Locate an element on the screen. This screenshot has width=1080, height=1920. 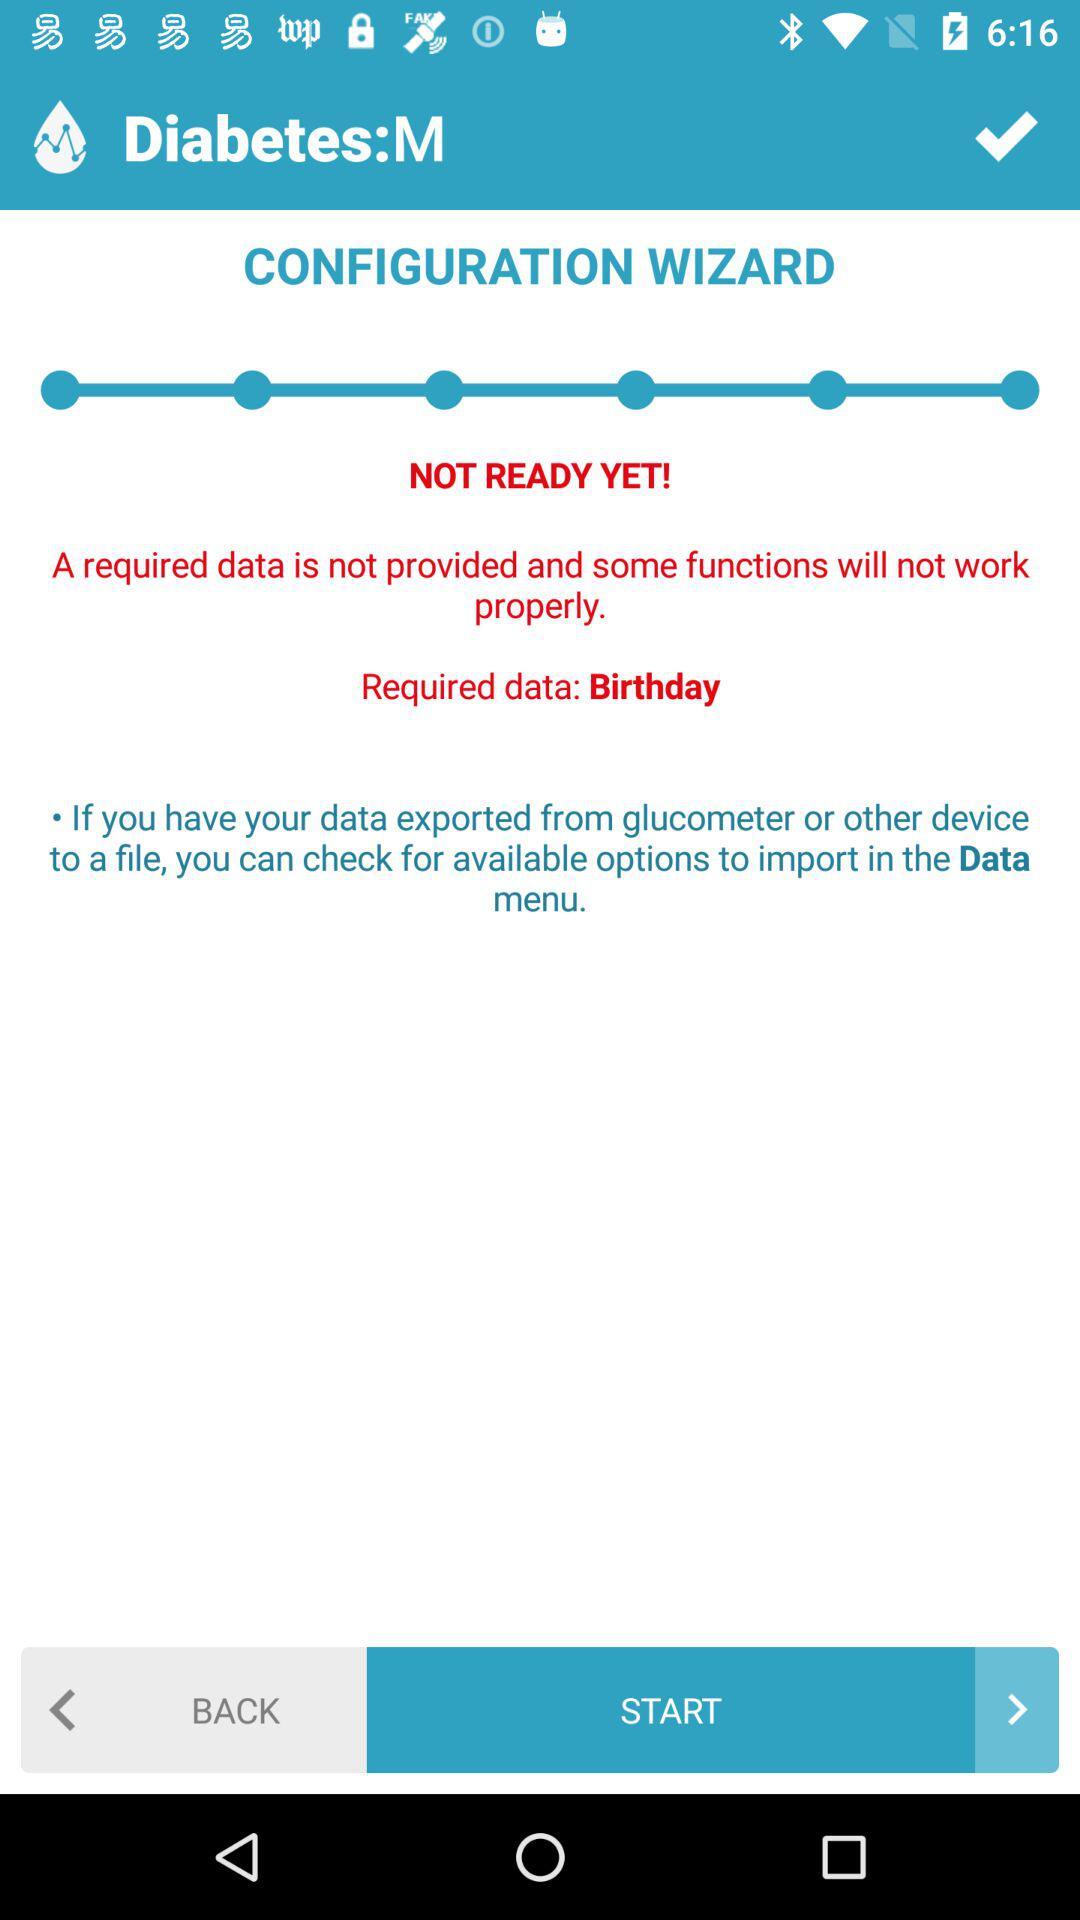
the icon next to the start icon is located at coordinates (193, 1708).